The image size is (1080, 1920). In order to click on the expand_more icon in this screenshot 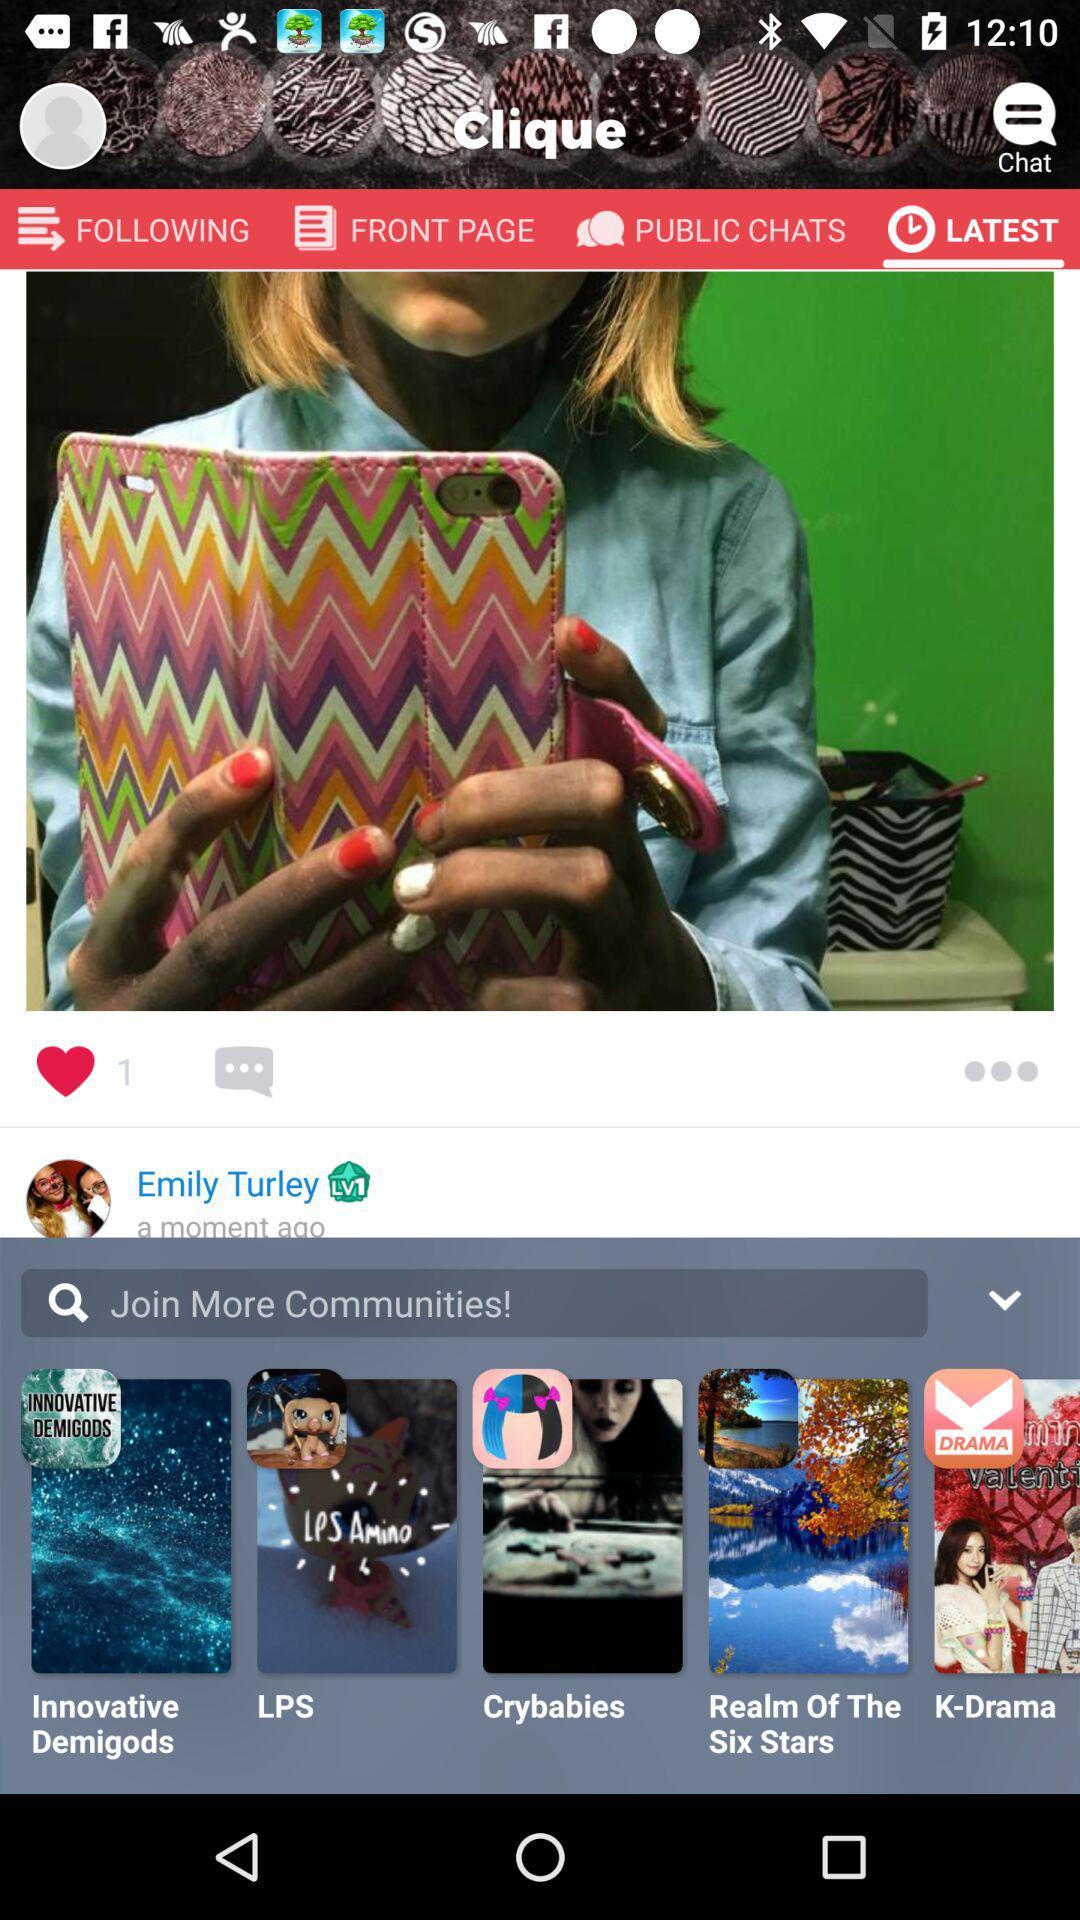, I will do `click(1003, 1297)`.